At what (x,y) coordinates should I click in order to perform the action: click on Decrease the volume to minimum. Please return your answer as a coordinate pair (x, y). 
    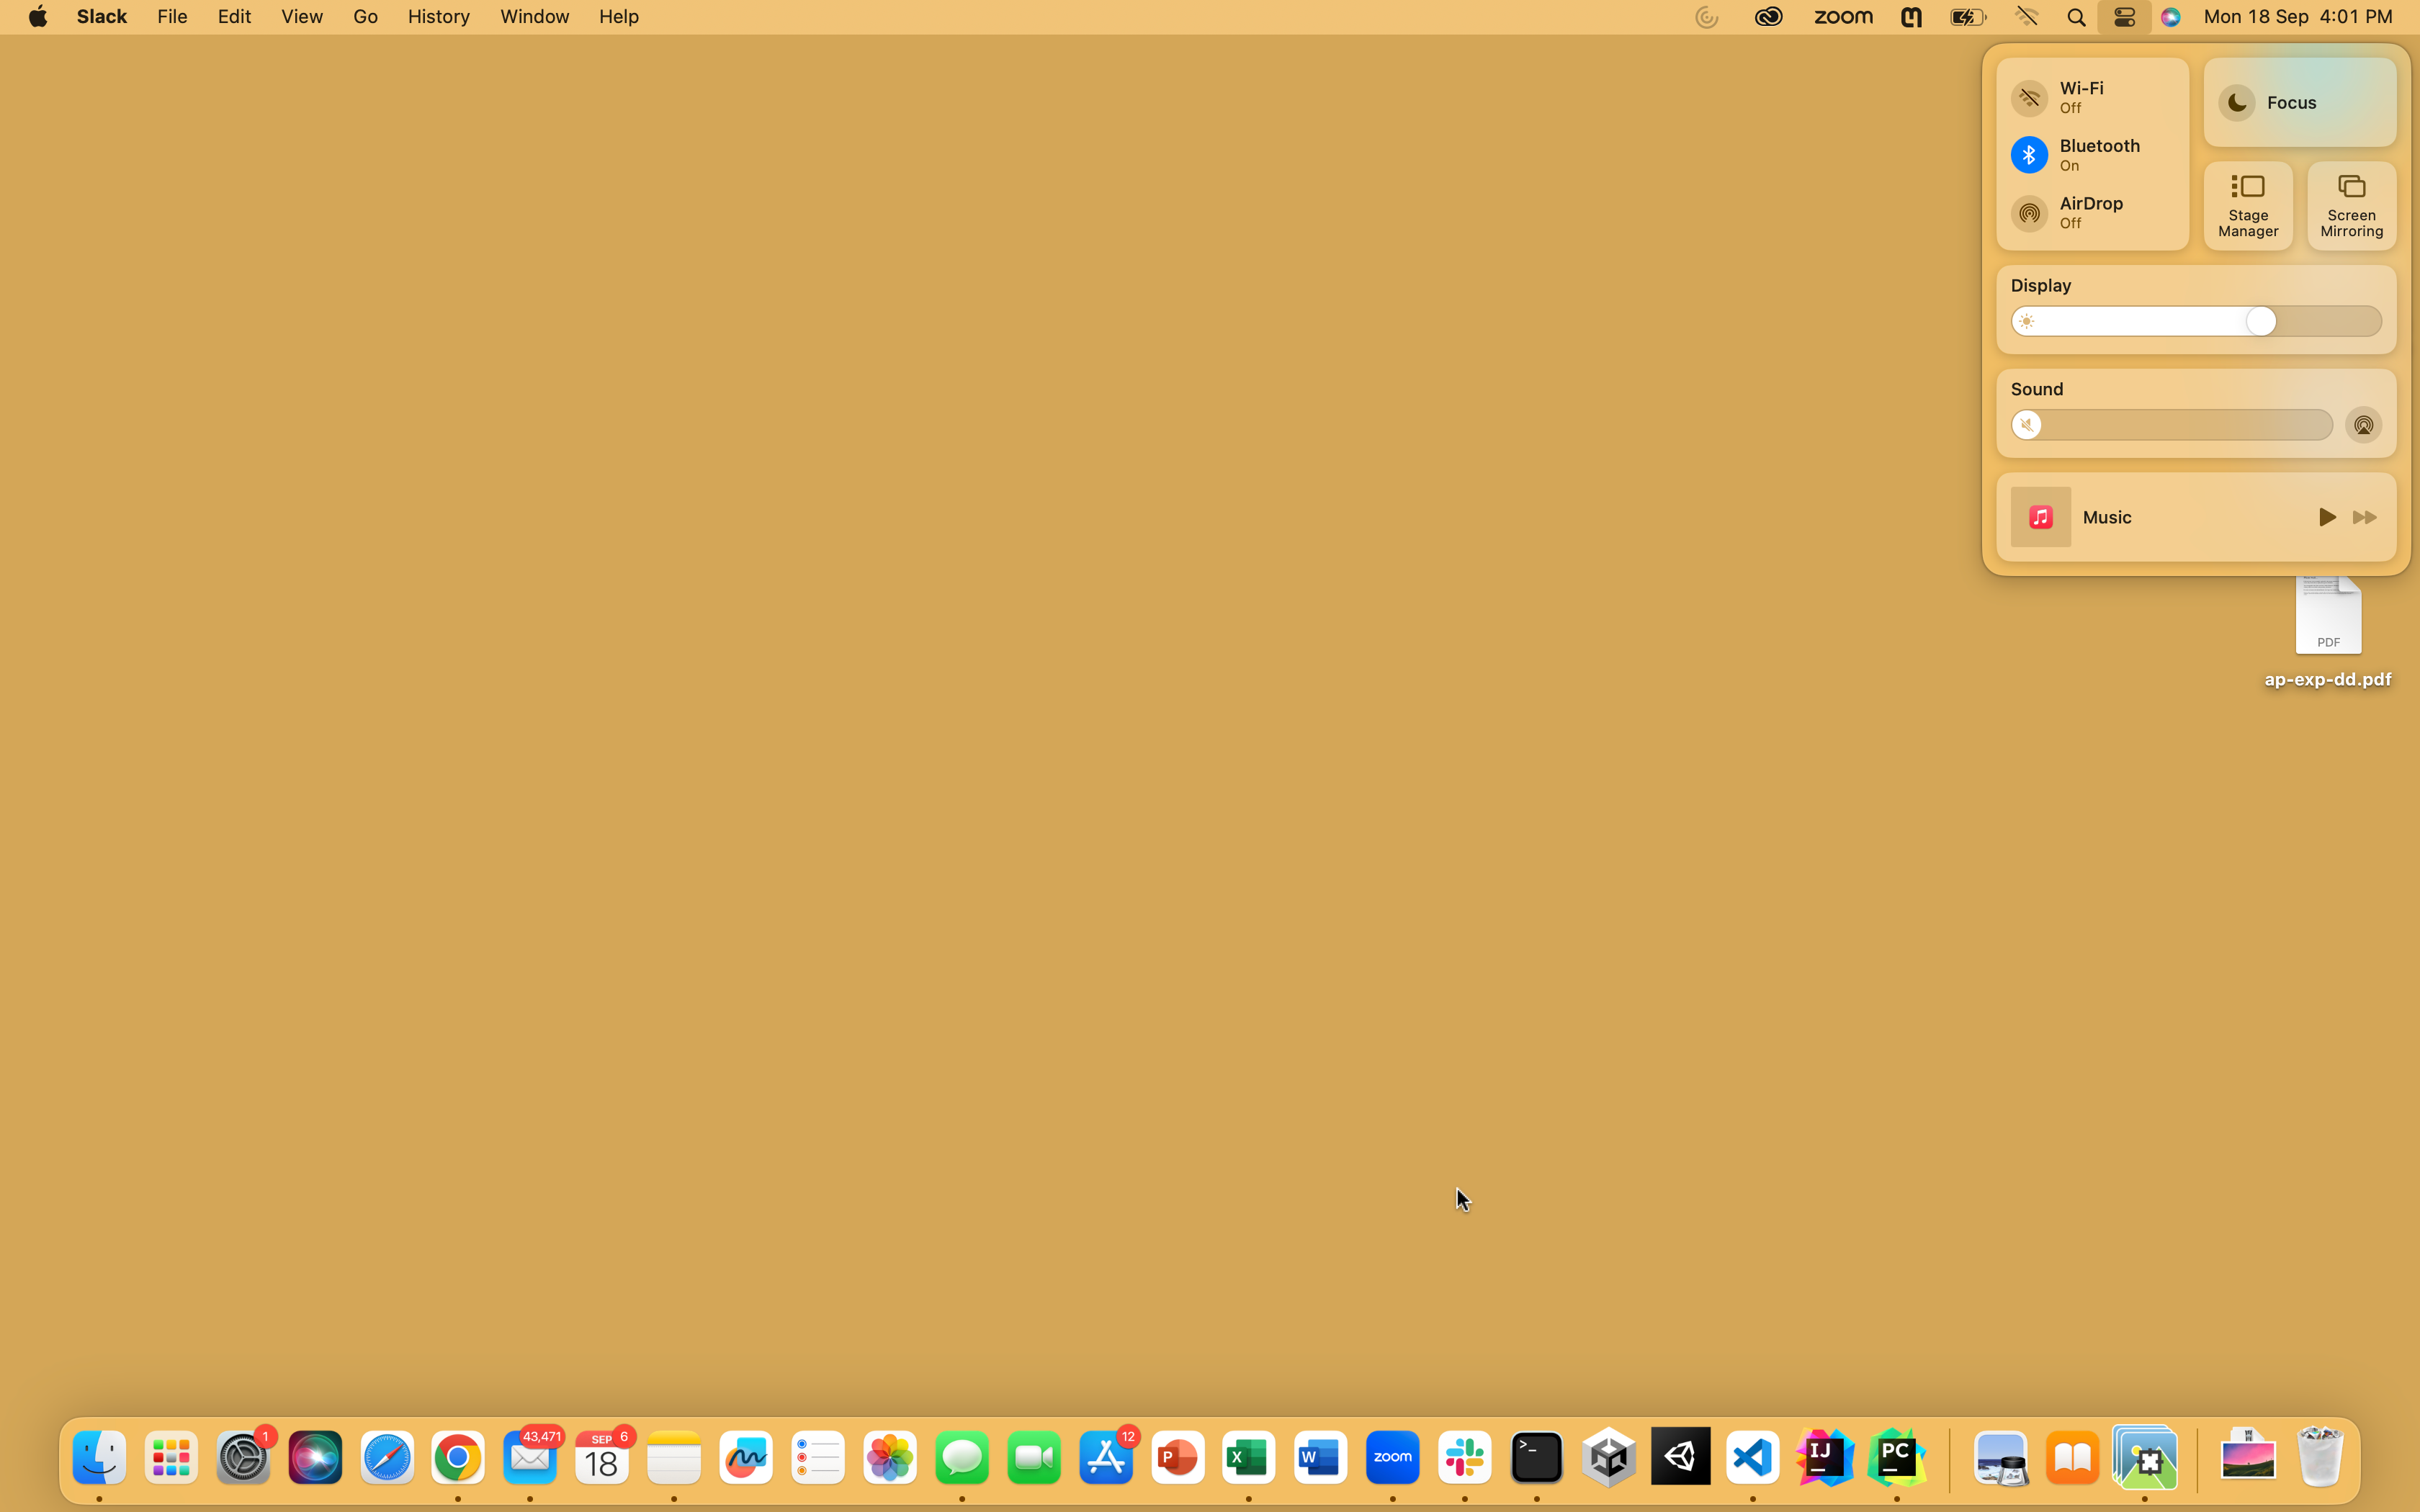
    Looking at the image, I should click on (2035, 423).